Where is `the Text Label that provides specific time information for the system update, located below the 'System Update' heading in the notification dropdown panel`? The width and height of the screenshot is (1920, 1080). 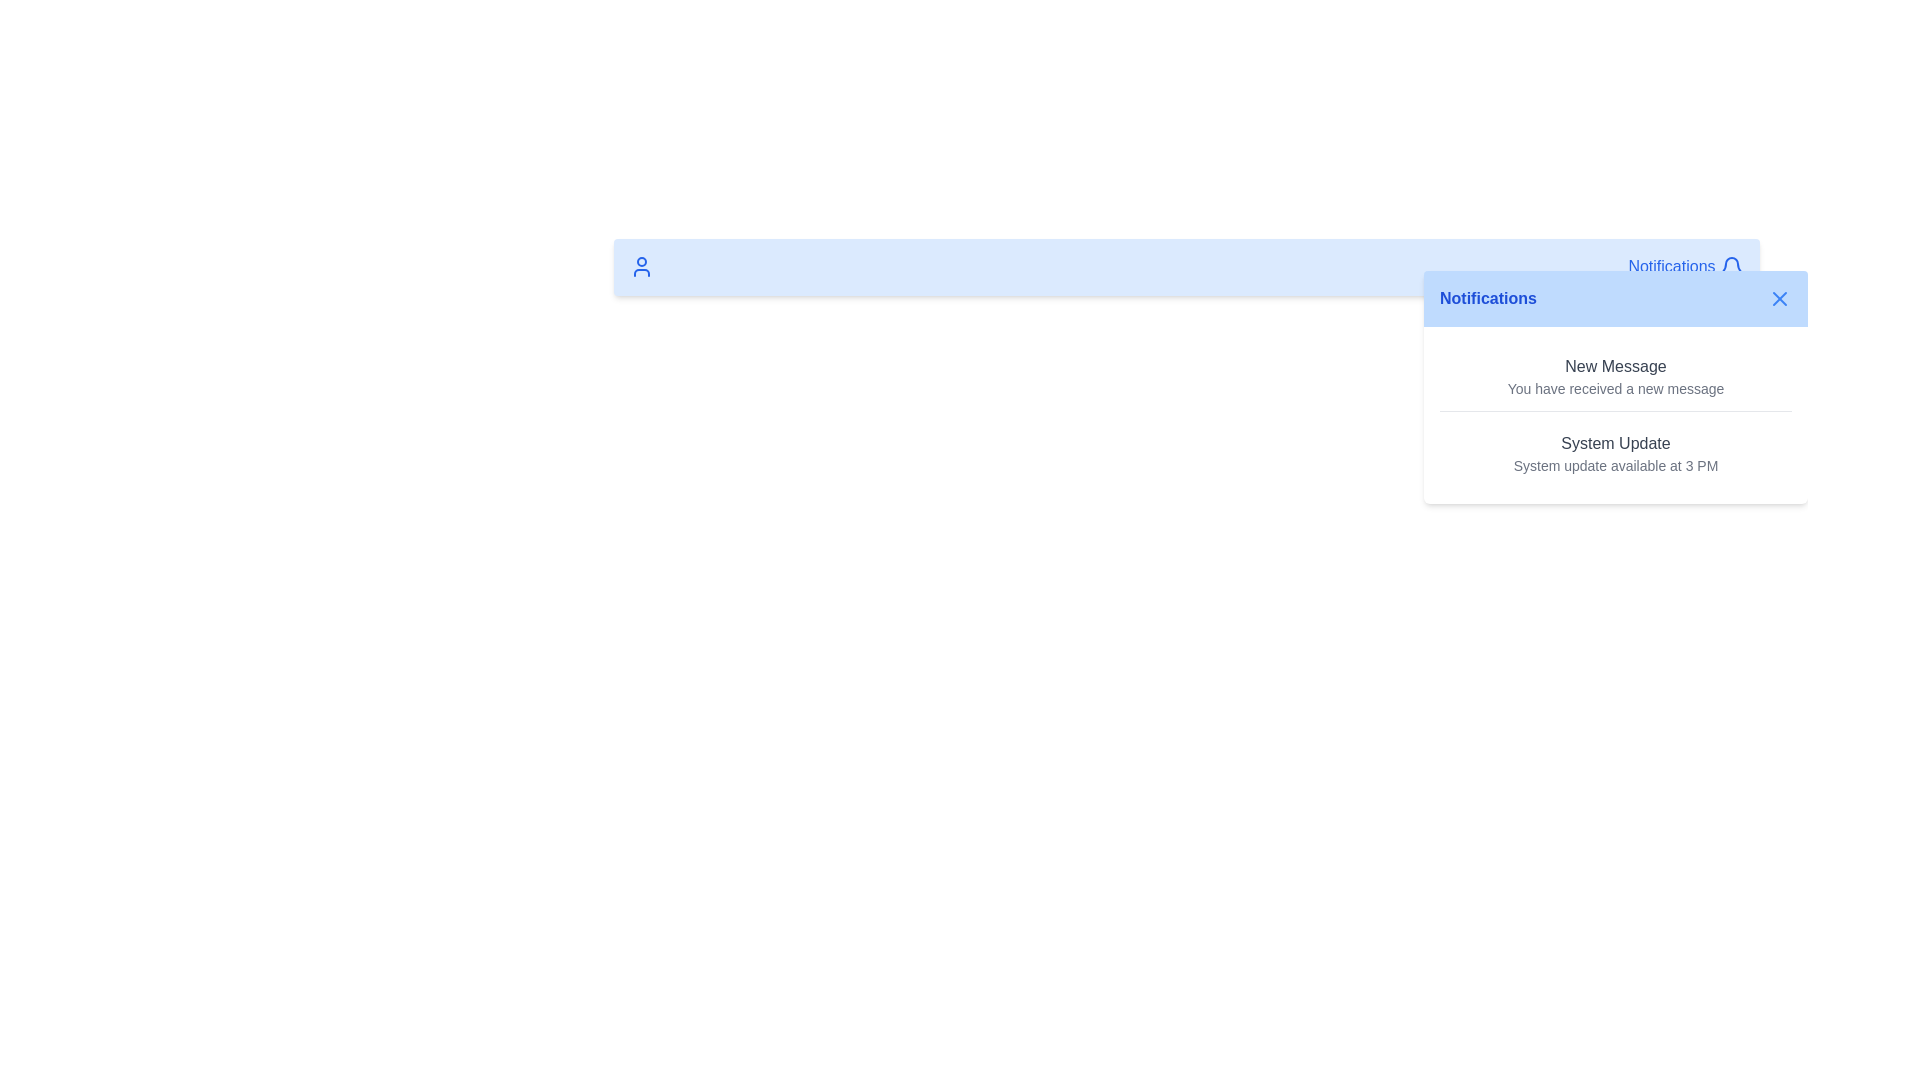
the Text Label that provides specific time information for the system update, located below the 'System Update' heading in the notification dropdown panel is located at coordinates (1616, 466).